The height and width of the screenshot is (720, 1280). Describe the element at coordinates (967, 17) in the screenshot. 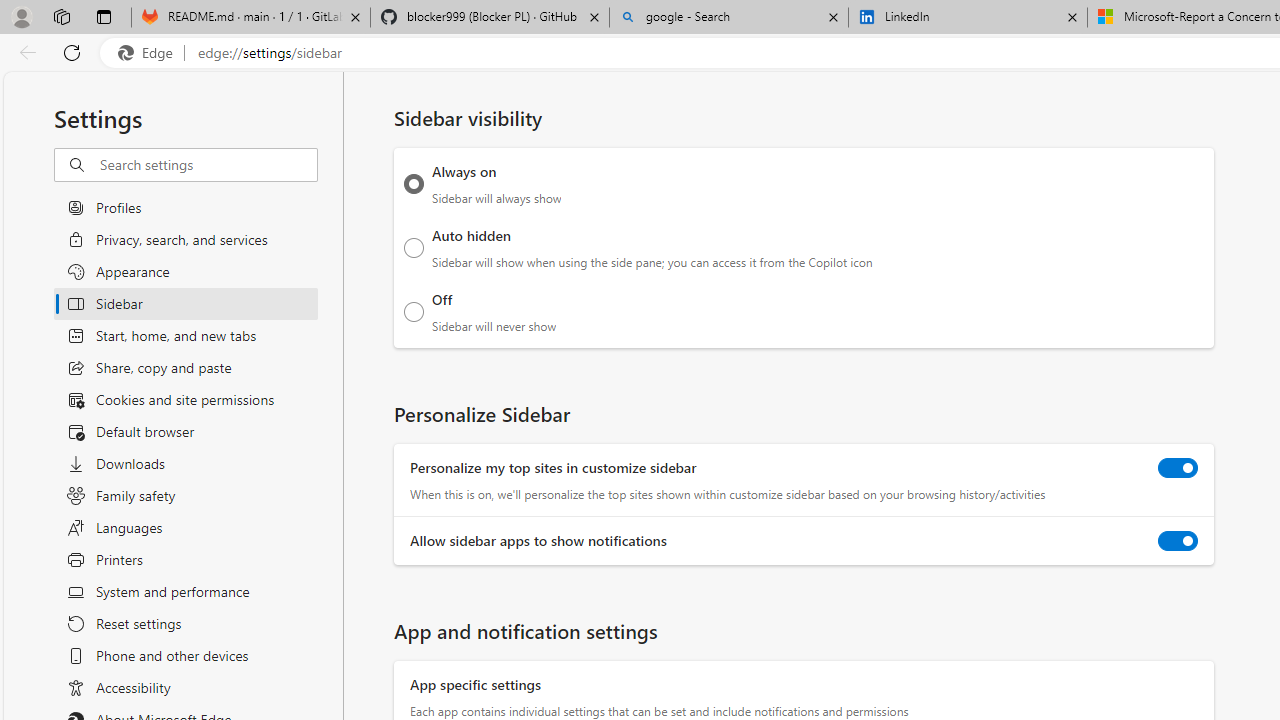

I see `'LinkedIn'` at that location.